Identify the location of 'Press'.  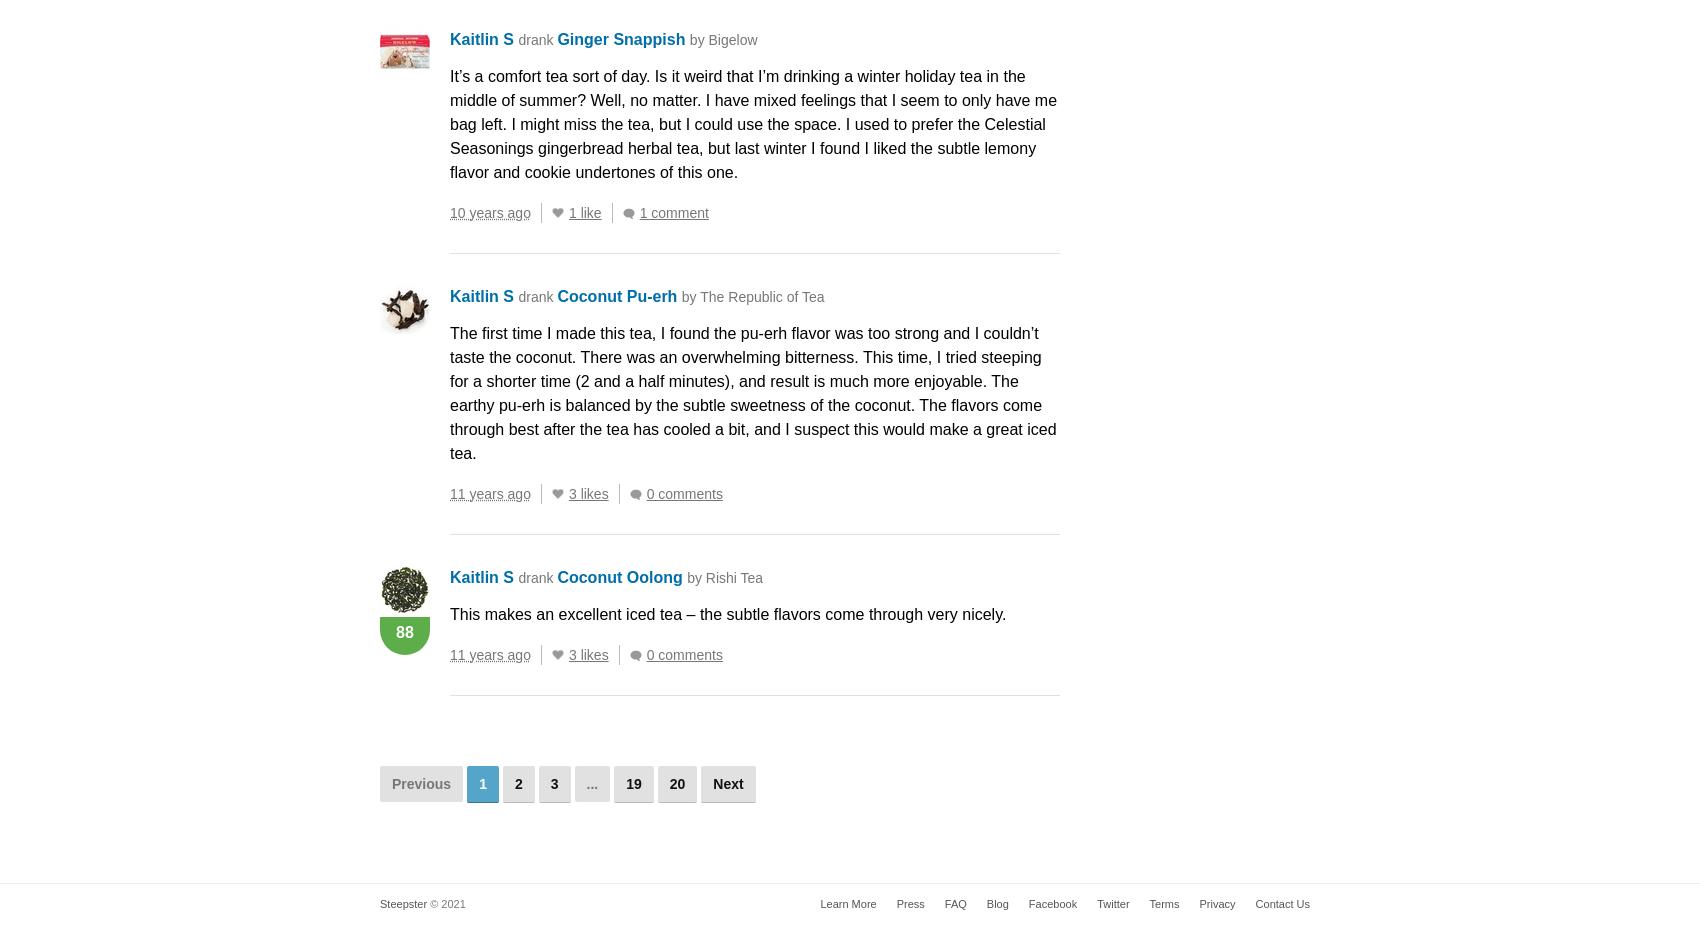
(910, 903).